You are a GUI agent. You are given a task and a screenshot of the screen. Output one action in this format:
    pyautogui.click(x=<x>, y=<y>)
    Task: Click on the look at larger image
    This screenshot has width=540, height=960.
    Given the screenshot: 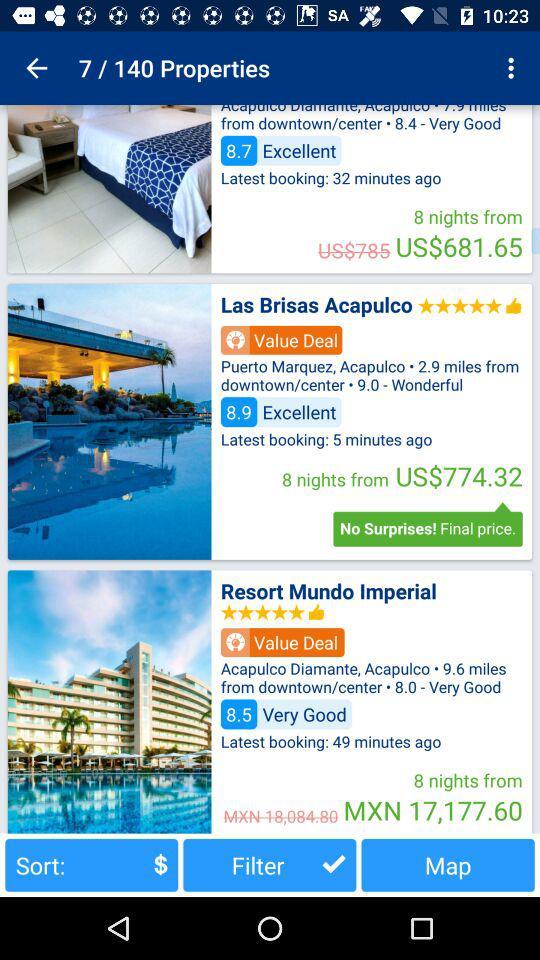 What is the action you would take?
    pyautogui.click(x=109, y=701)
    